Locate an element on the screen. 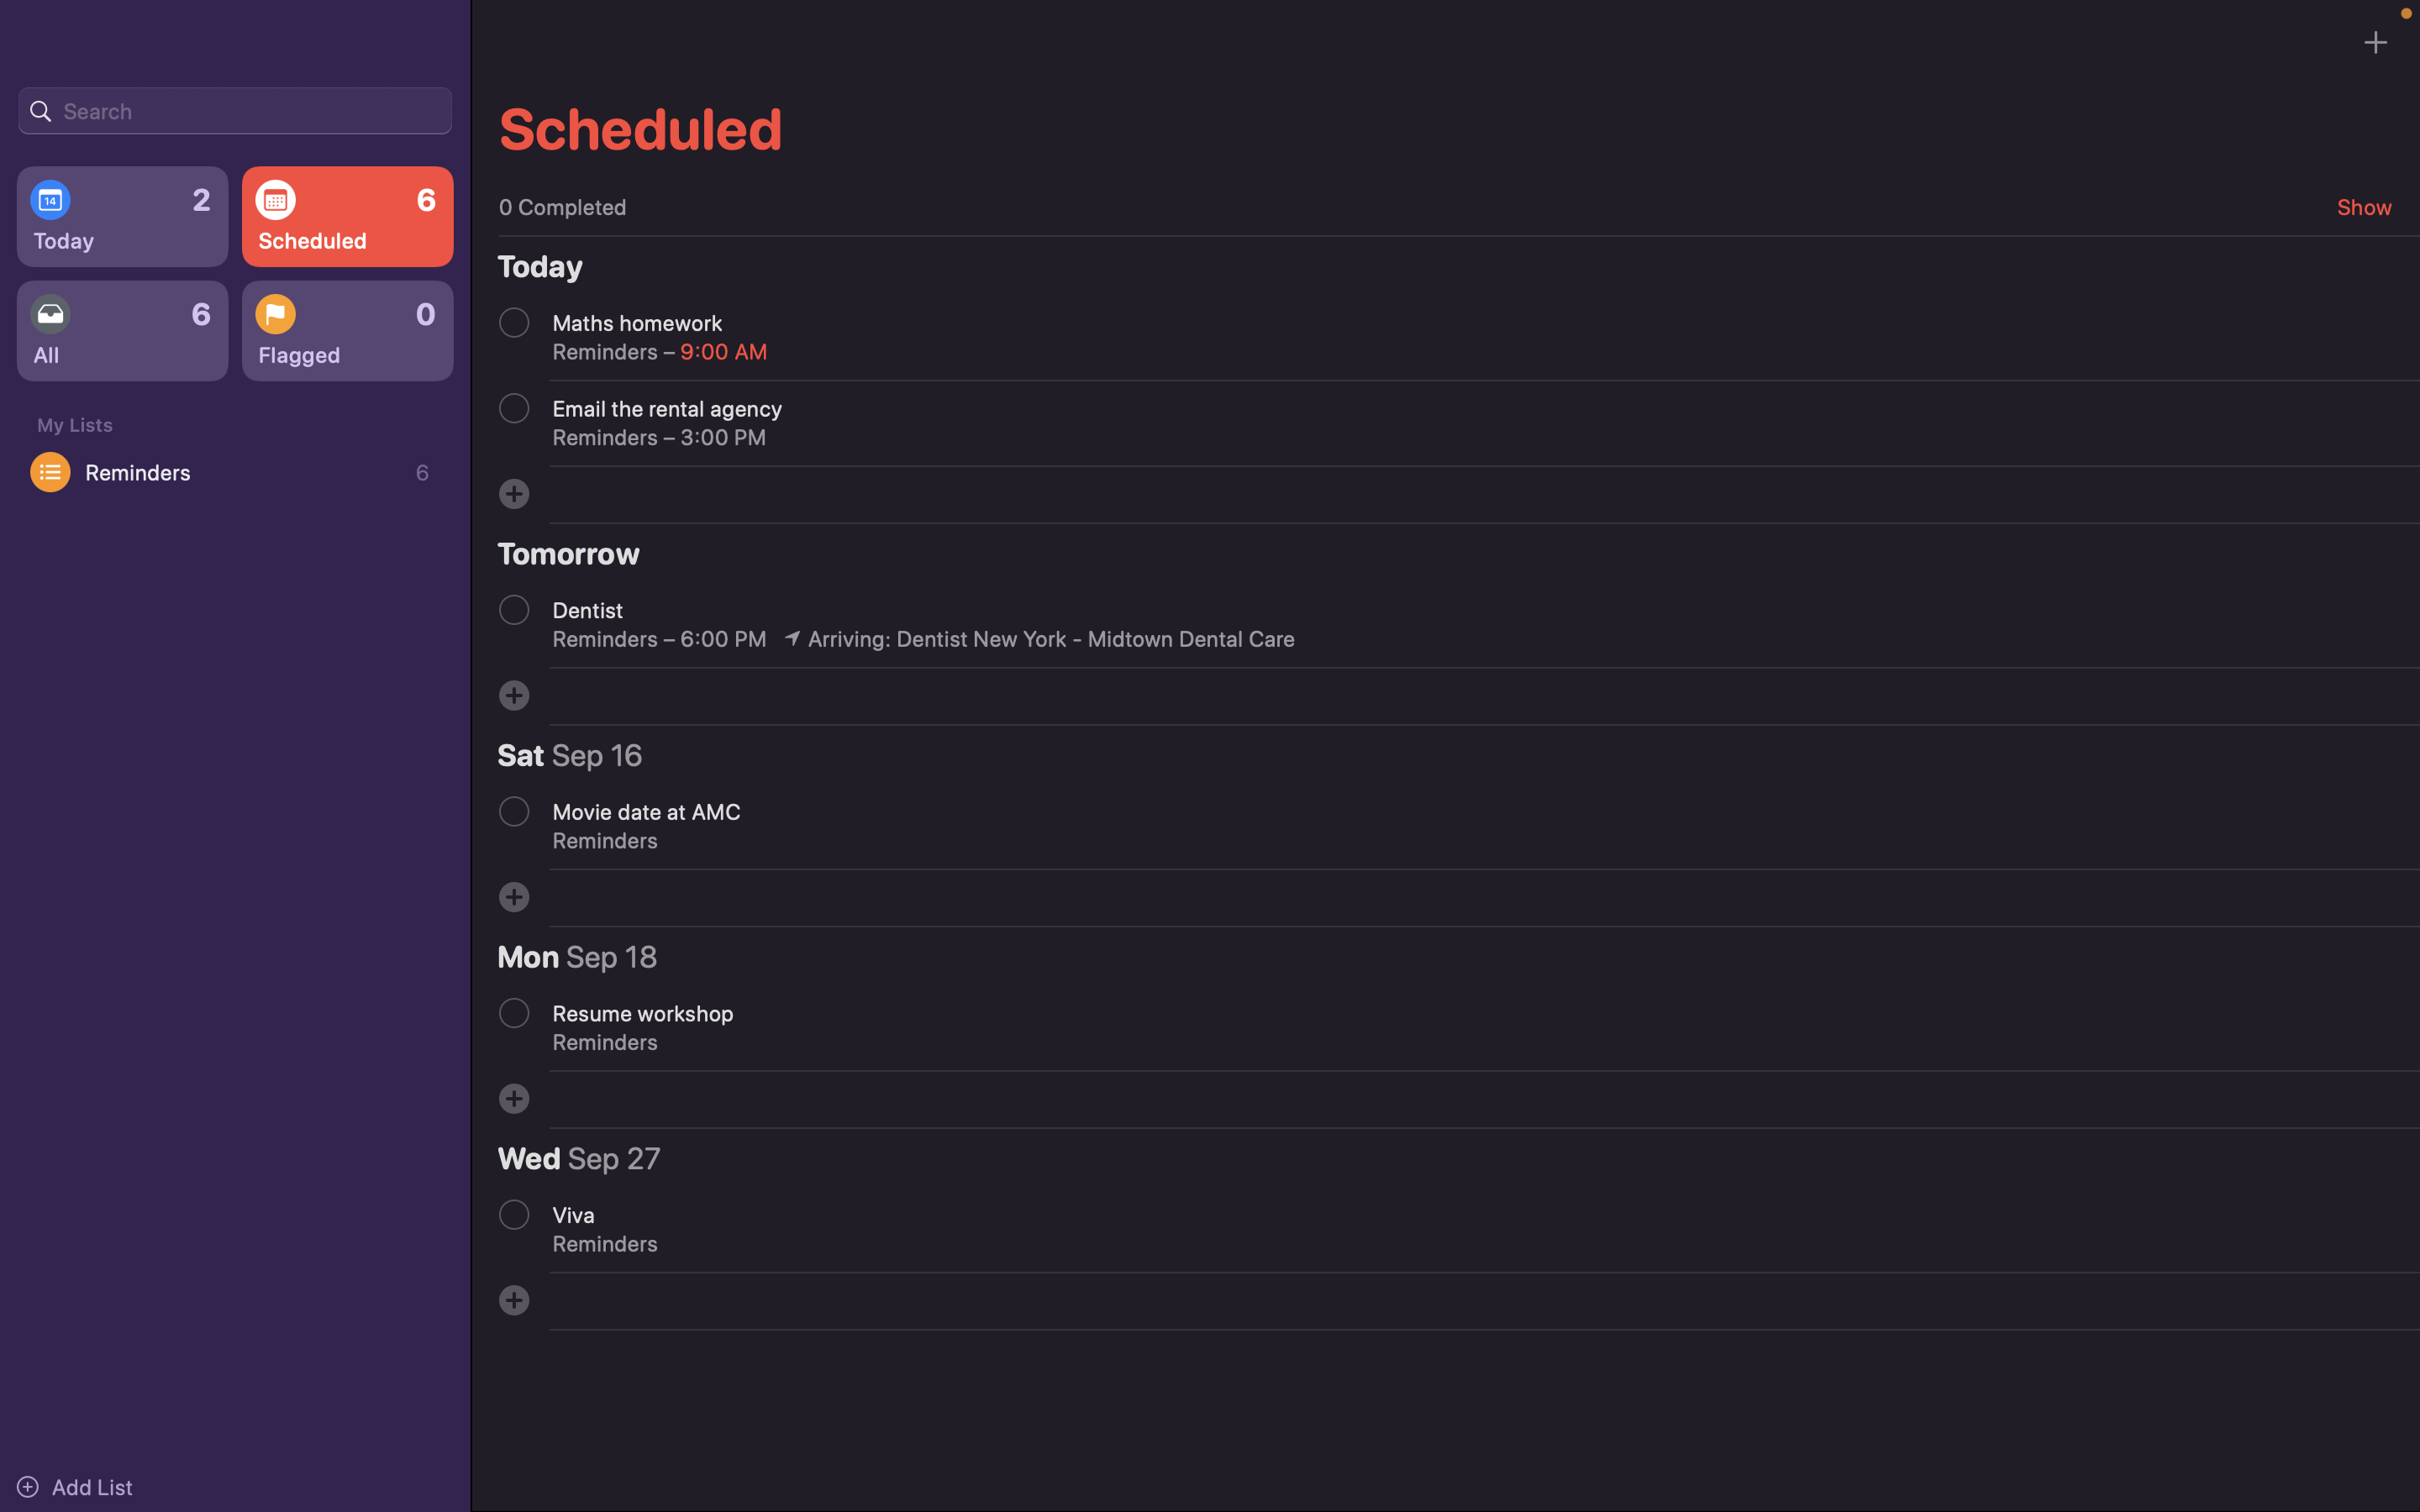 This screenshot has height=1512, width=2420. Look for information pertaining to a holiday is located at coordinates (234, 108).